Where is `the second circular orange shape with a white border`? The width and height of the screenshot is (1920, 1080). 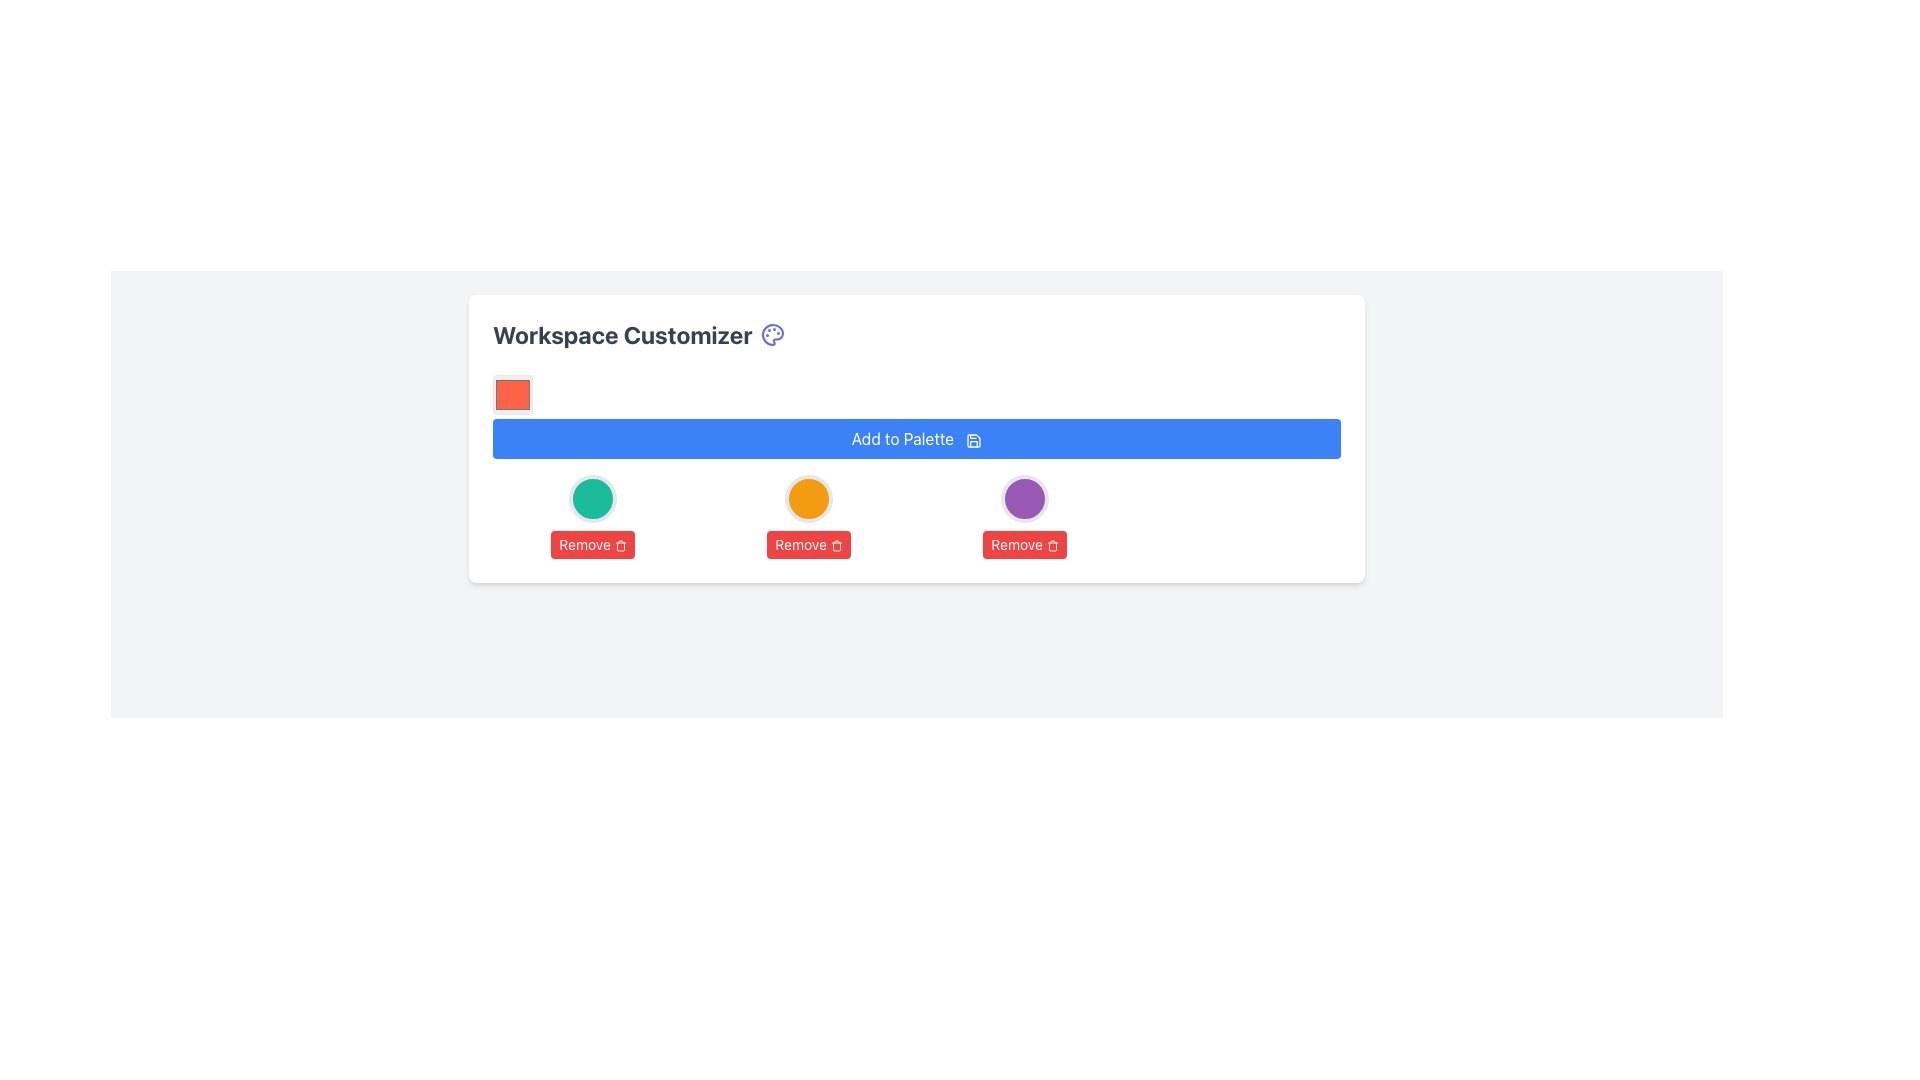 the second circular orange shape with a white border is located at coordinates (809, 497).